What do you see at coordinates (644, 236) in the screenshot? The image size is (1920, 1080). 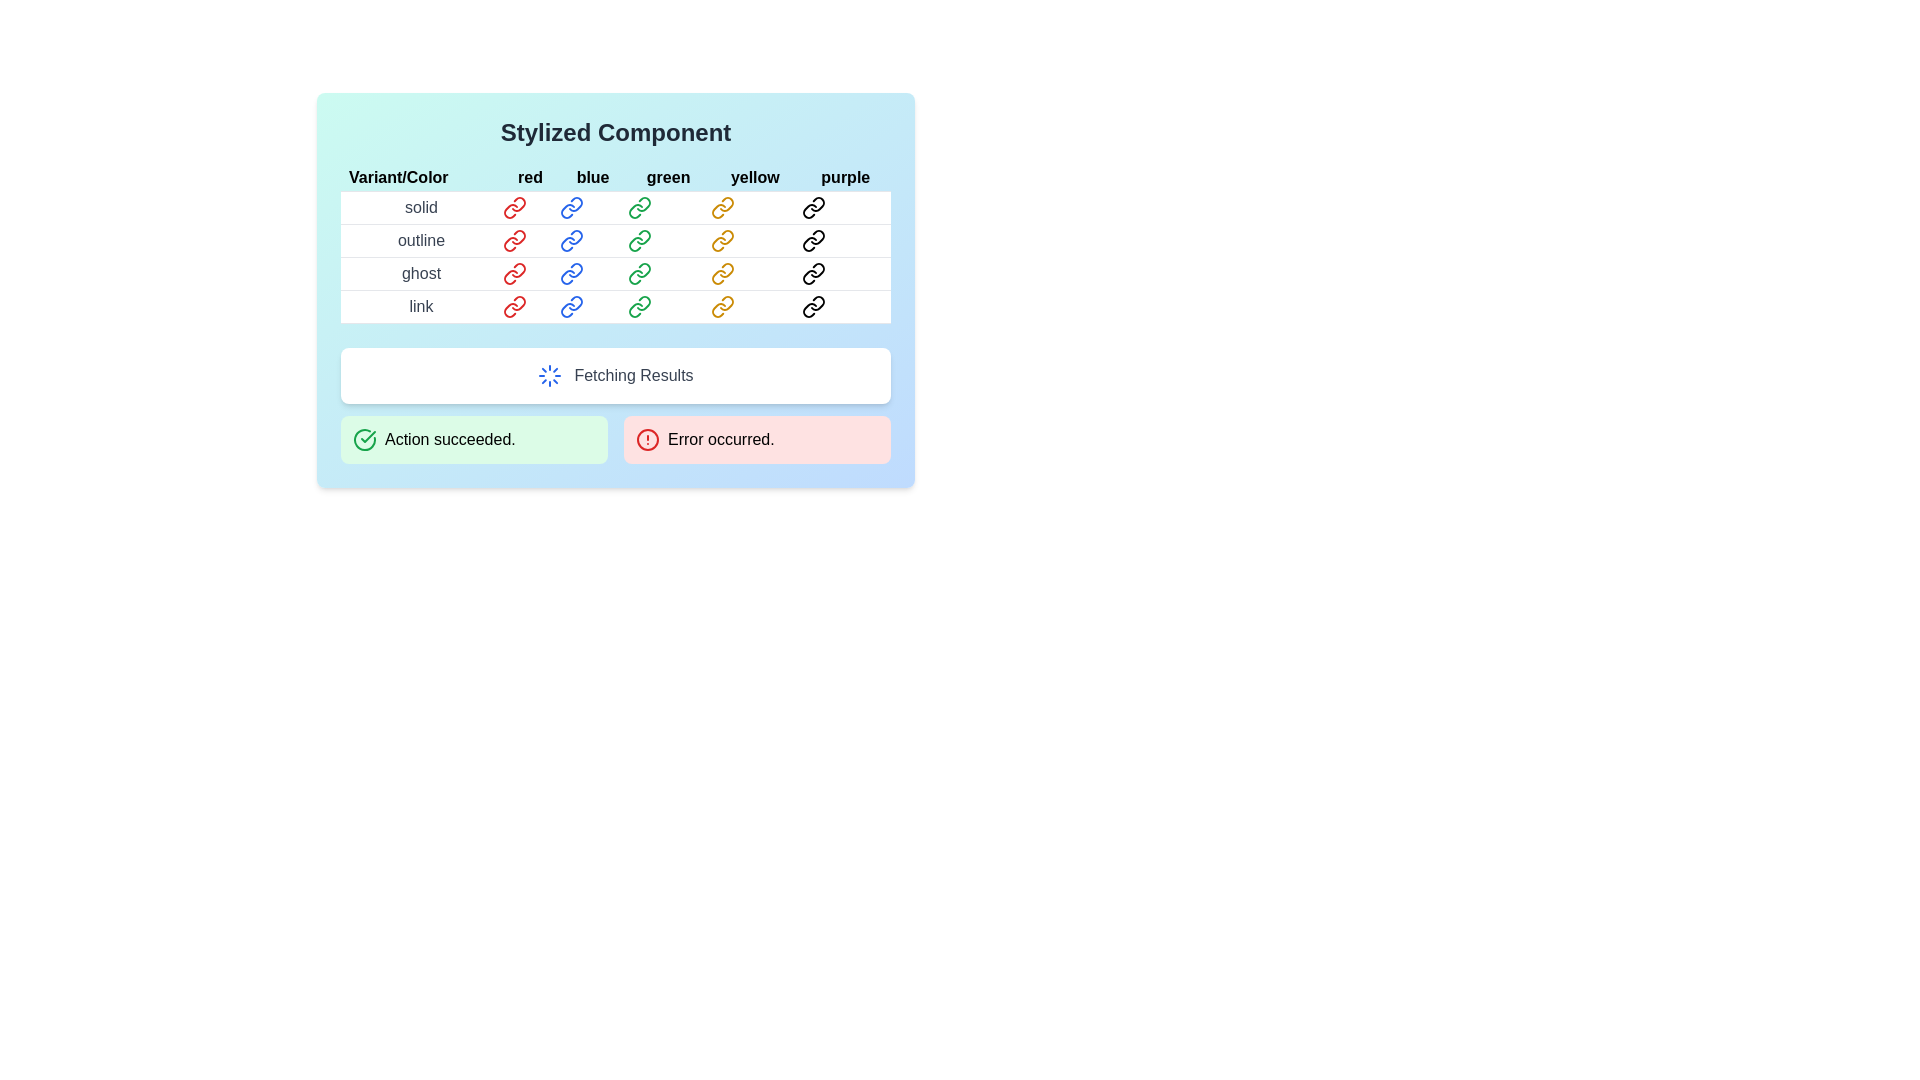 I see `the green link icon located in the second row under the 'outline' section of the table` at bounding box center [644, 236].